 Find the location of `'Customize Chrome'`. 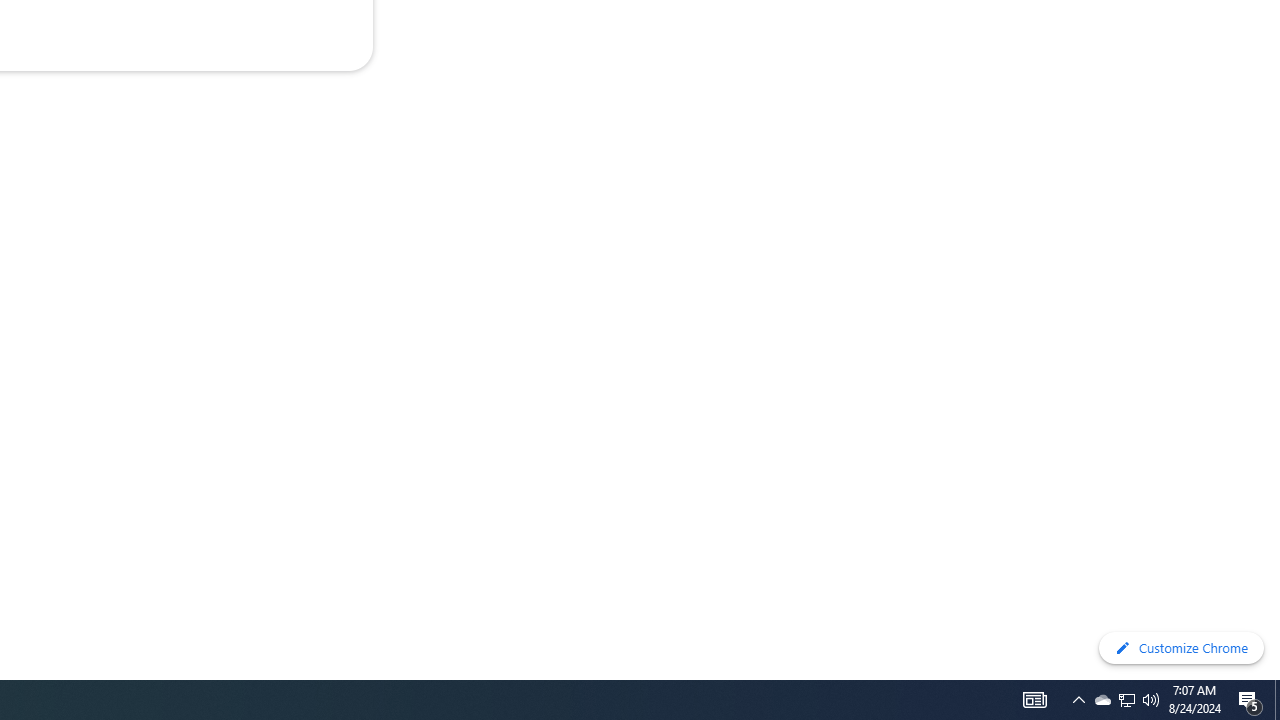

'Customize Chrome' is located at coordinates (1181, 648).